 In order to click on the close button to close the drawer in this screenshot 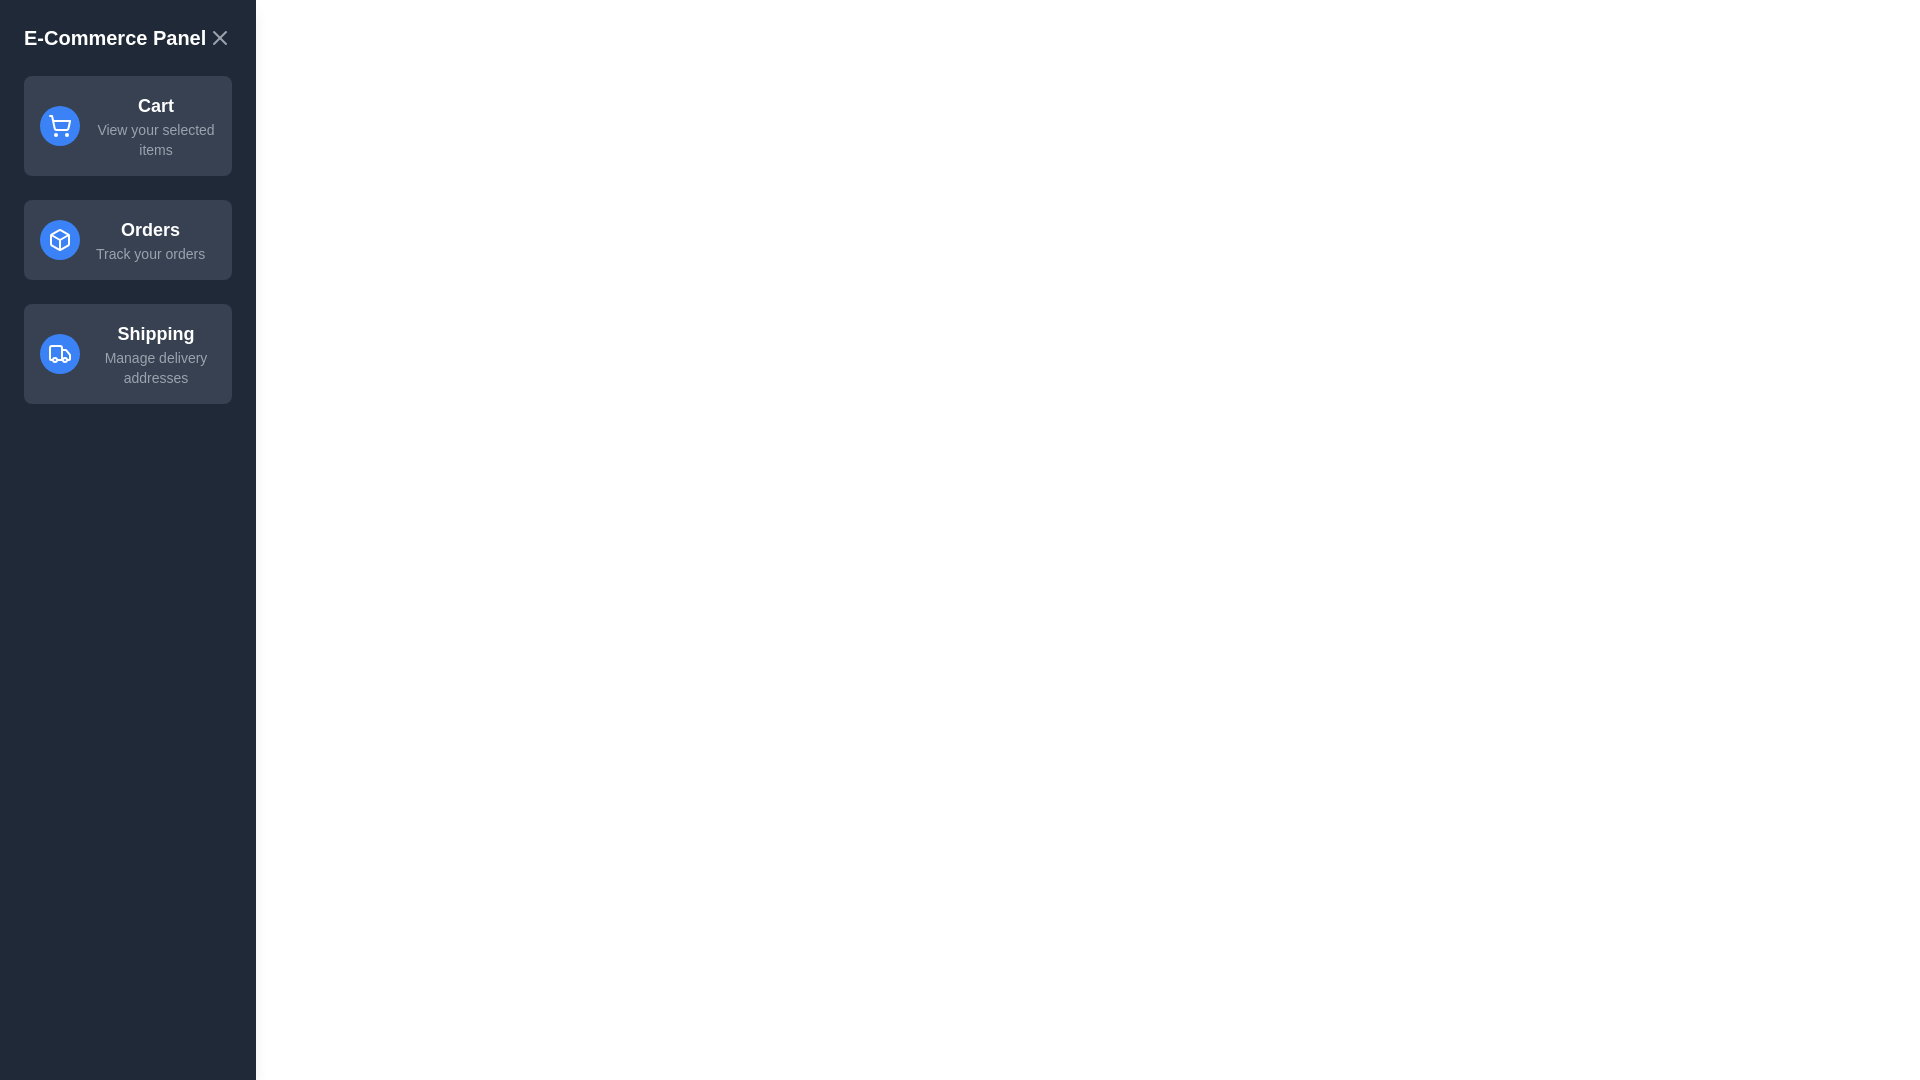, I will do `click(220, 38)`.